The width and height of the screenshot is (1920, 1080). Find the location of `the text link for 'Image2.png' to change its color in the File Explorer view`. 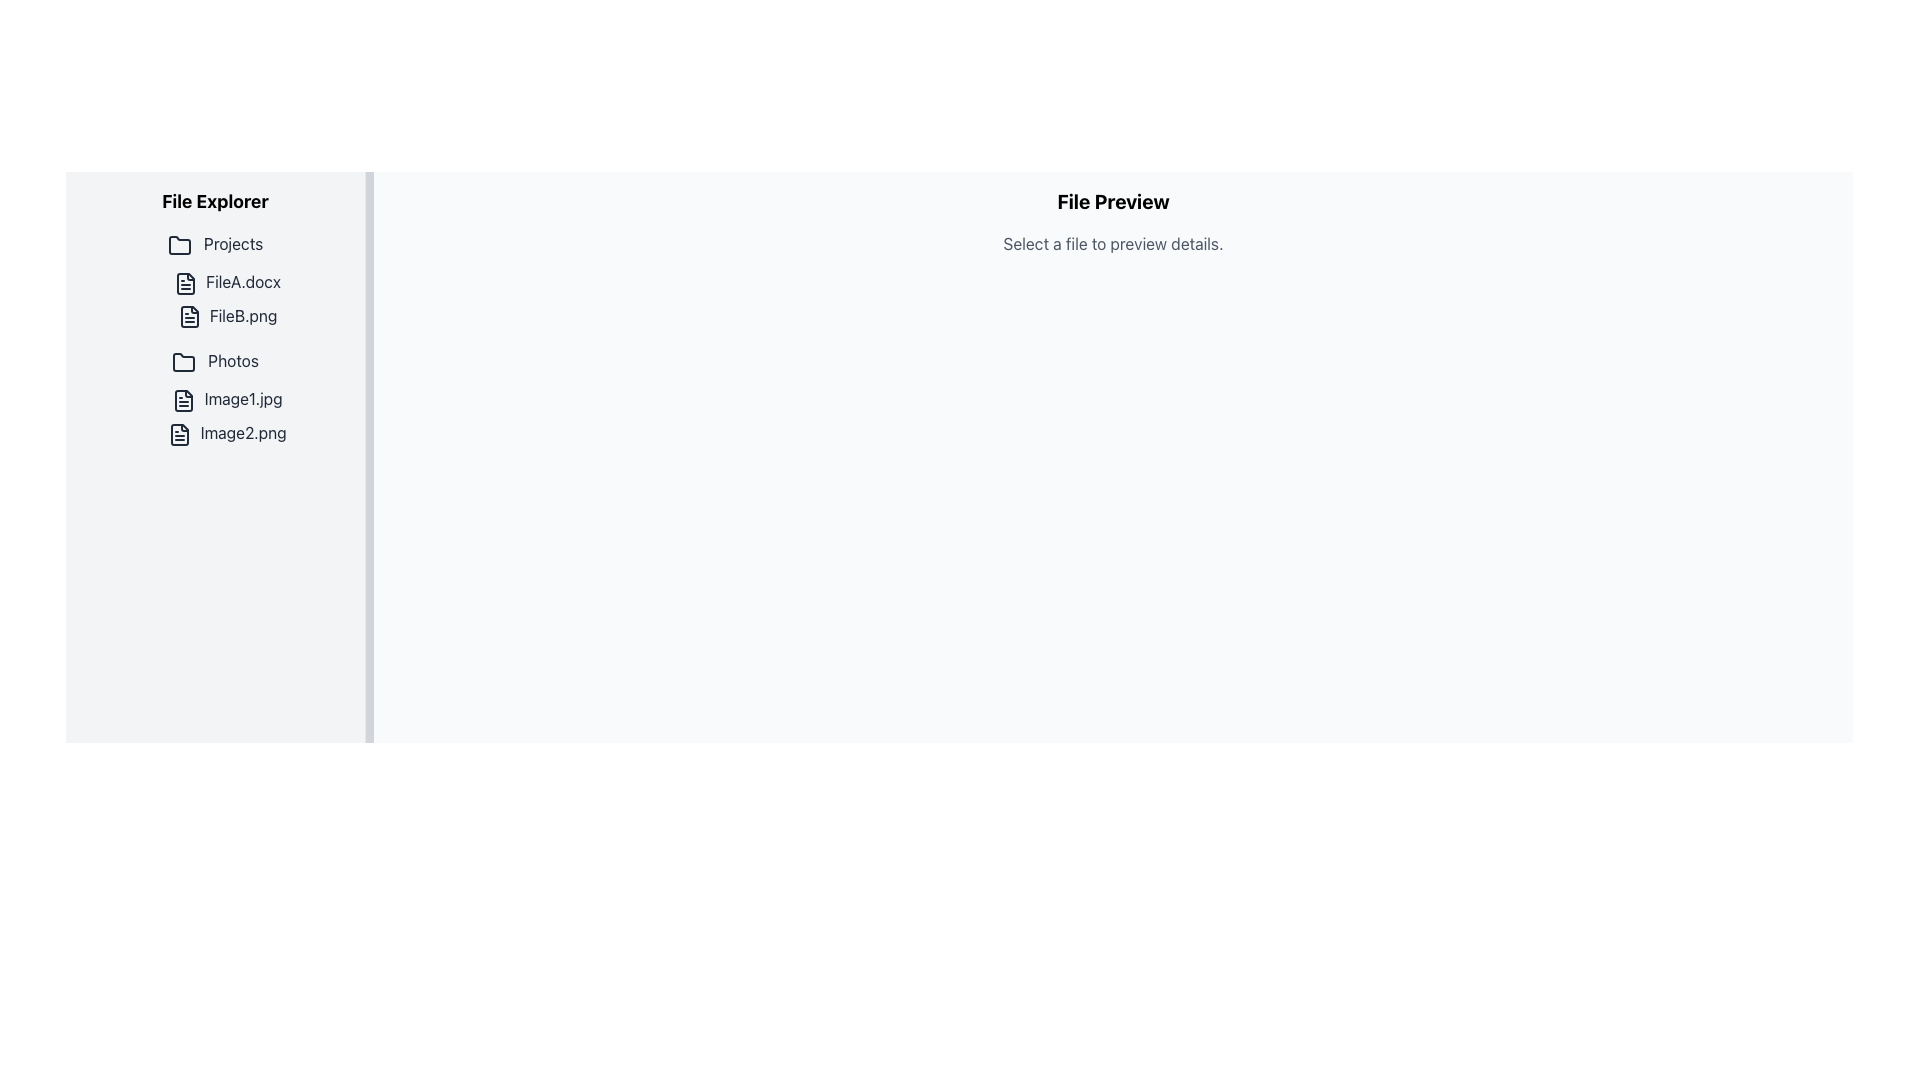

the text link for 'Image2.png' to change its color in the File Explorer view is located at coordinates (227, 432).